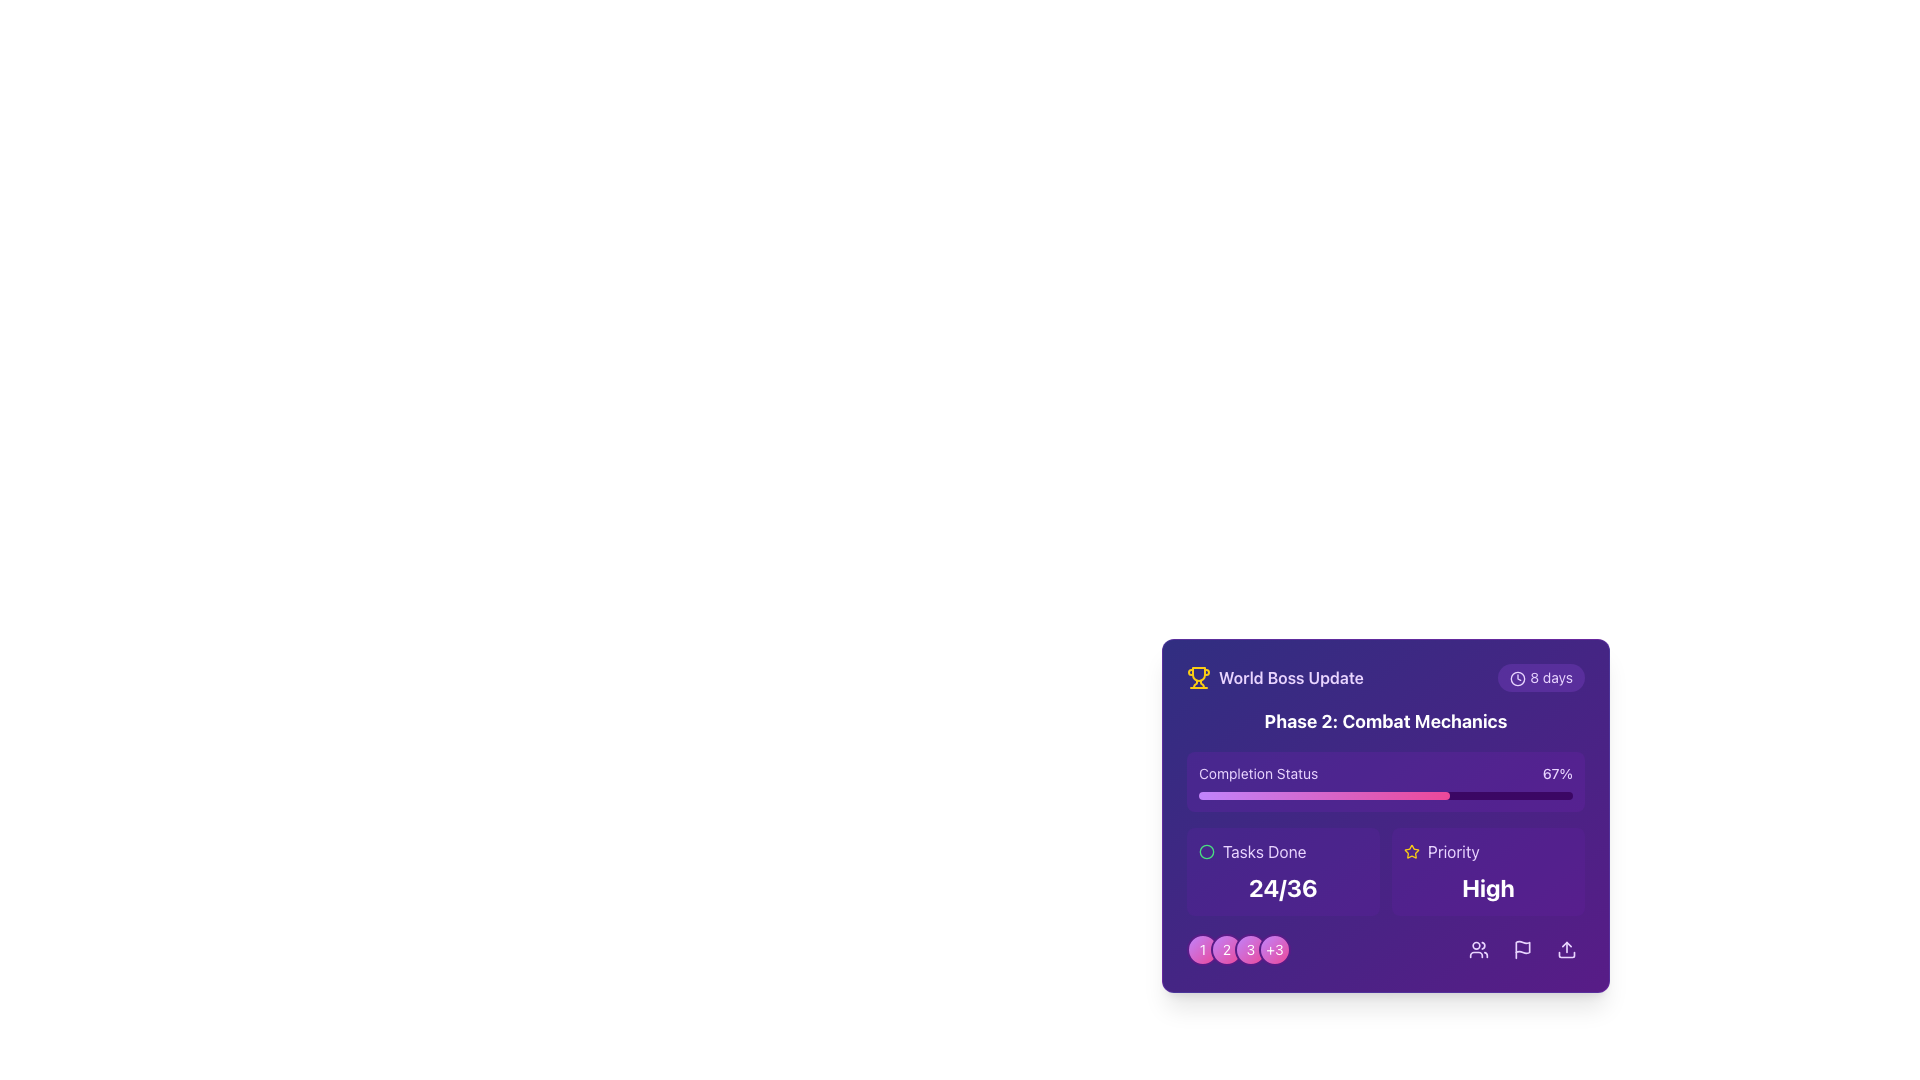 The image size is (1920, 1080). Describe the element at coordinates (1199, 677) in the screenshot. I see `the icon representing 'World Boss Update', which is positioned to the far left of its horizontal layout` at that location.